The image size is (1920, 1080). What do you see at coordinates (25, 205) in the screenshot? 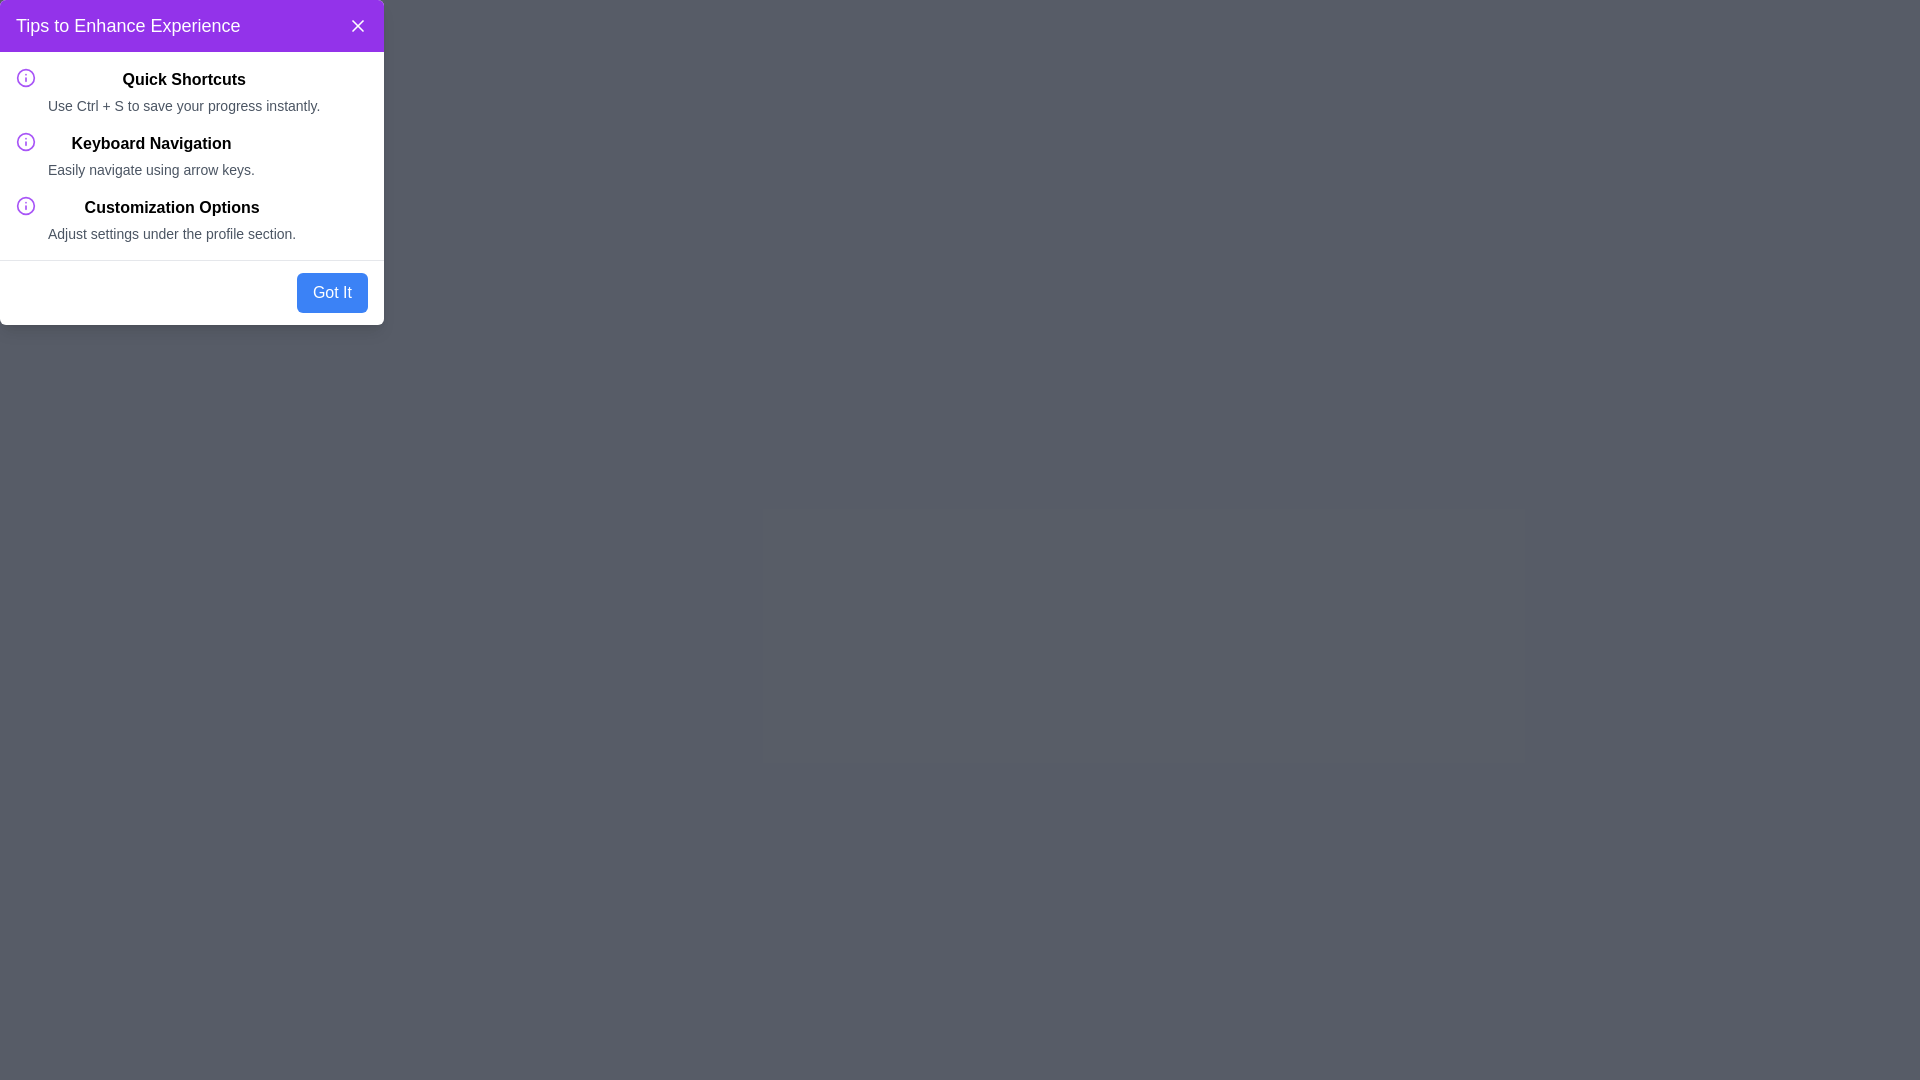
I see `the circular purple 'i' icon located to the left of the 'Customization Options' text in the 'Tips to Enhance Experience' dialog box` at bounding box center [25, 205].